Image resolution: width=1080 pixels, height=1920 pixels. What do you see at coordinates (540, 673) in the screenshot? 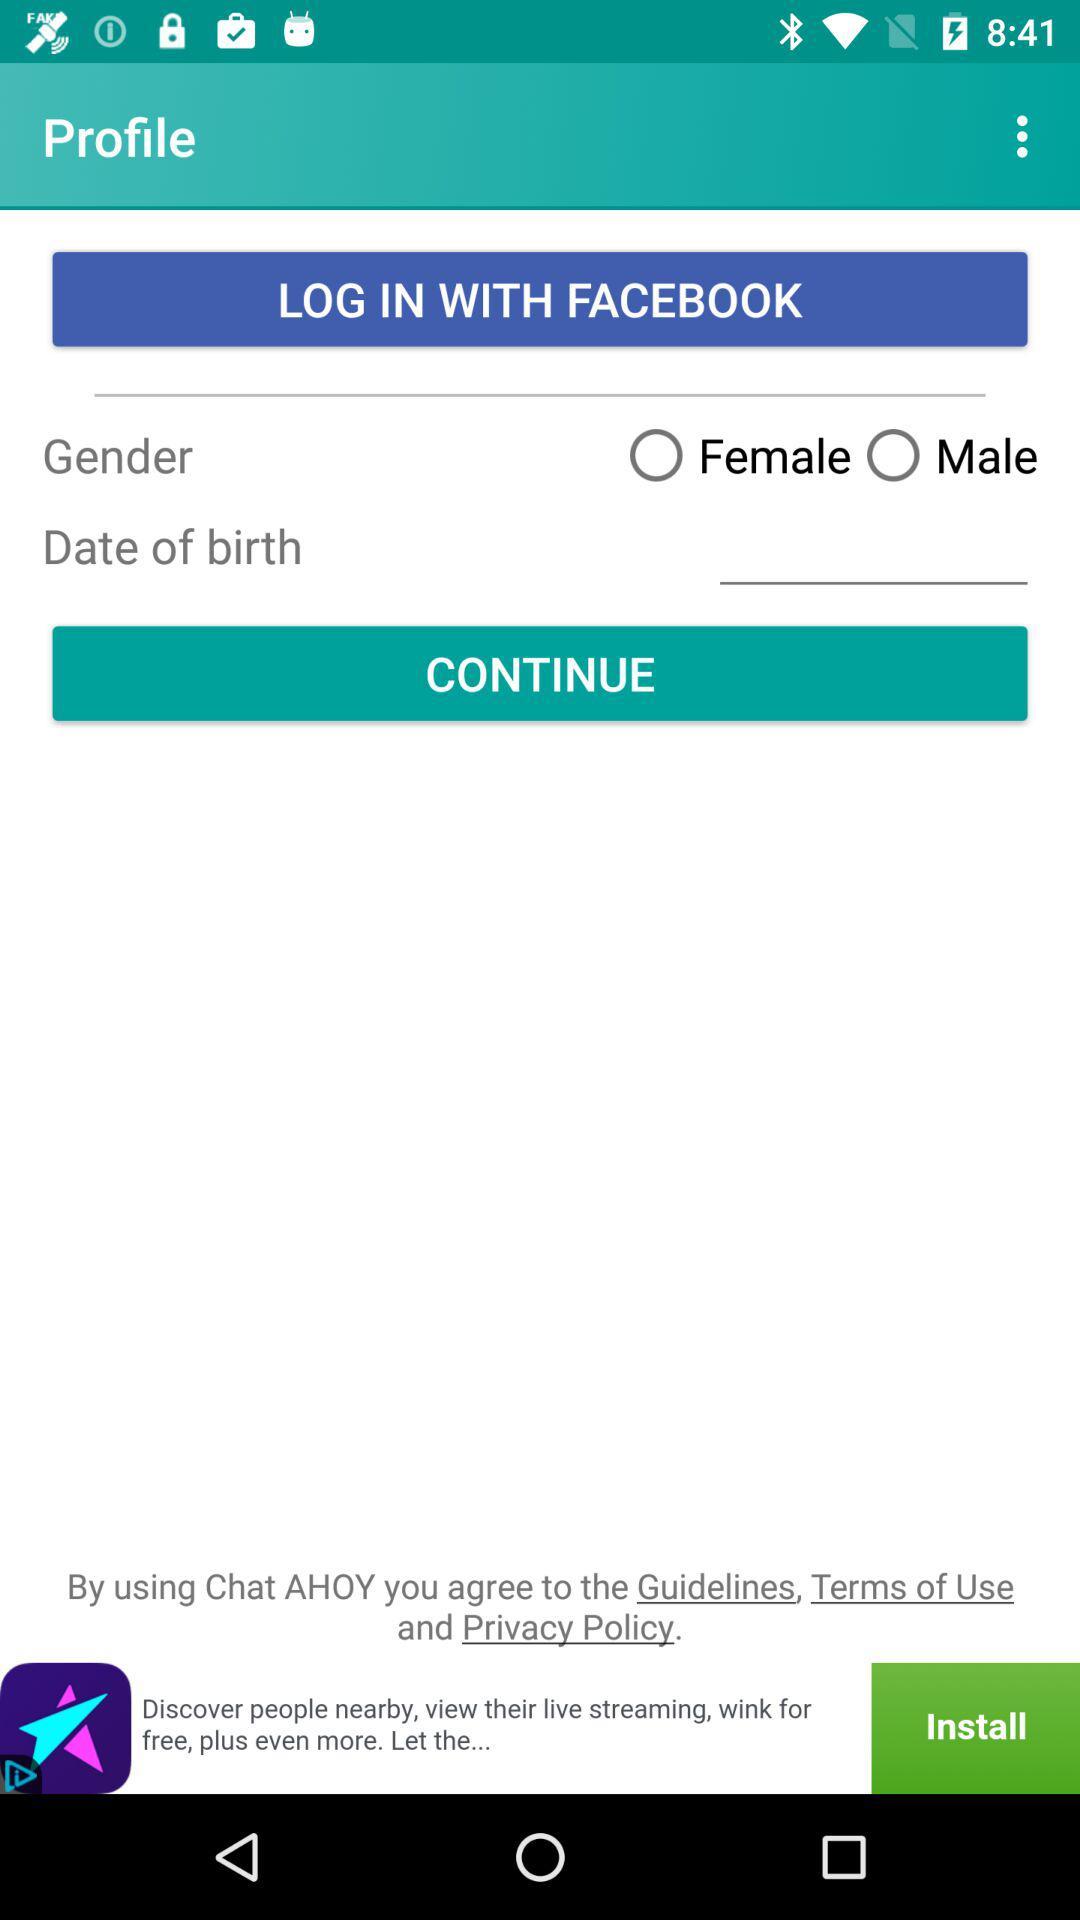
I see `the item above by using chat icon` at bounding box center [540, 673].